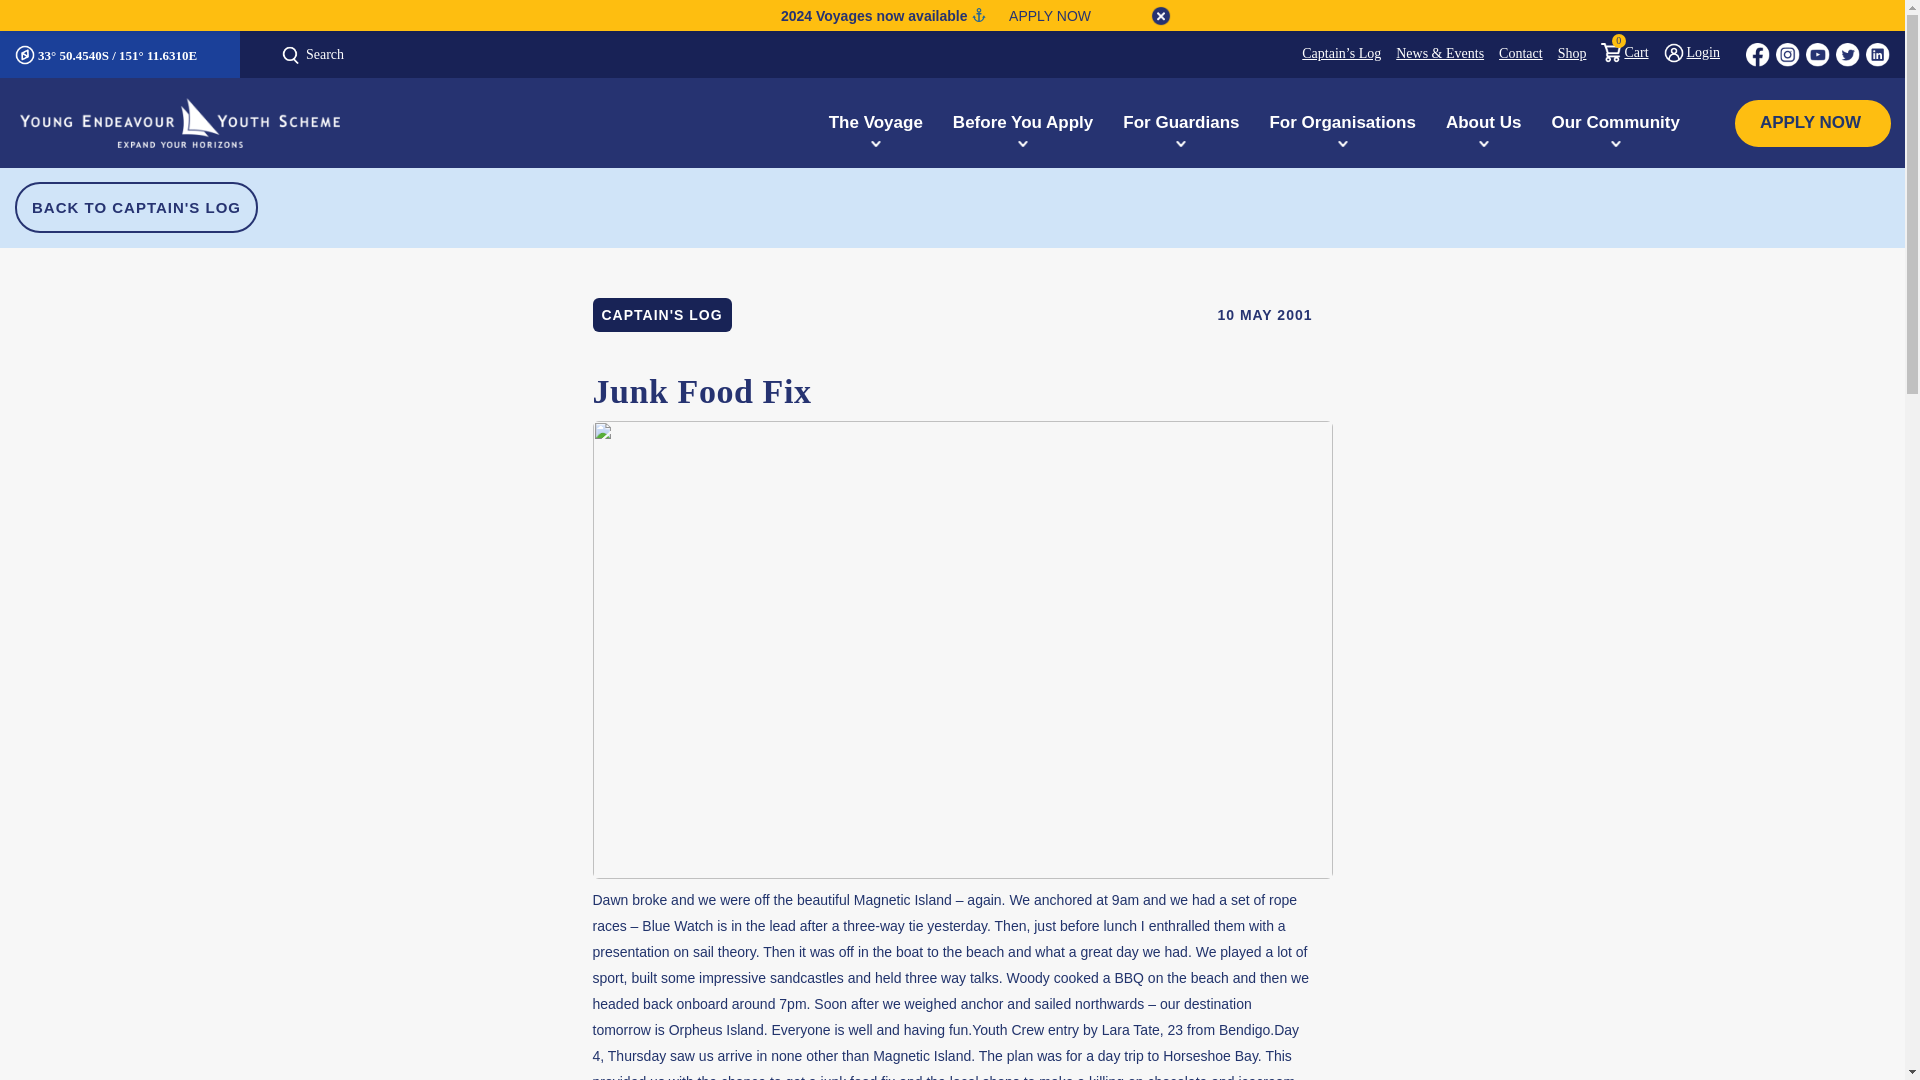  I want to click on 'Contact', so click(1513, 53).